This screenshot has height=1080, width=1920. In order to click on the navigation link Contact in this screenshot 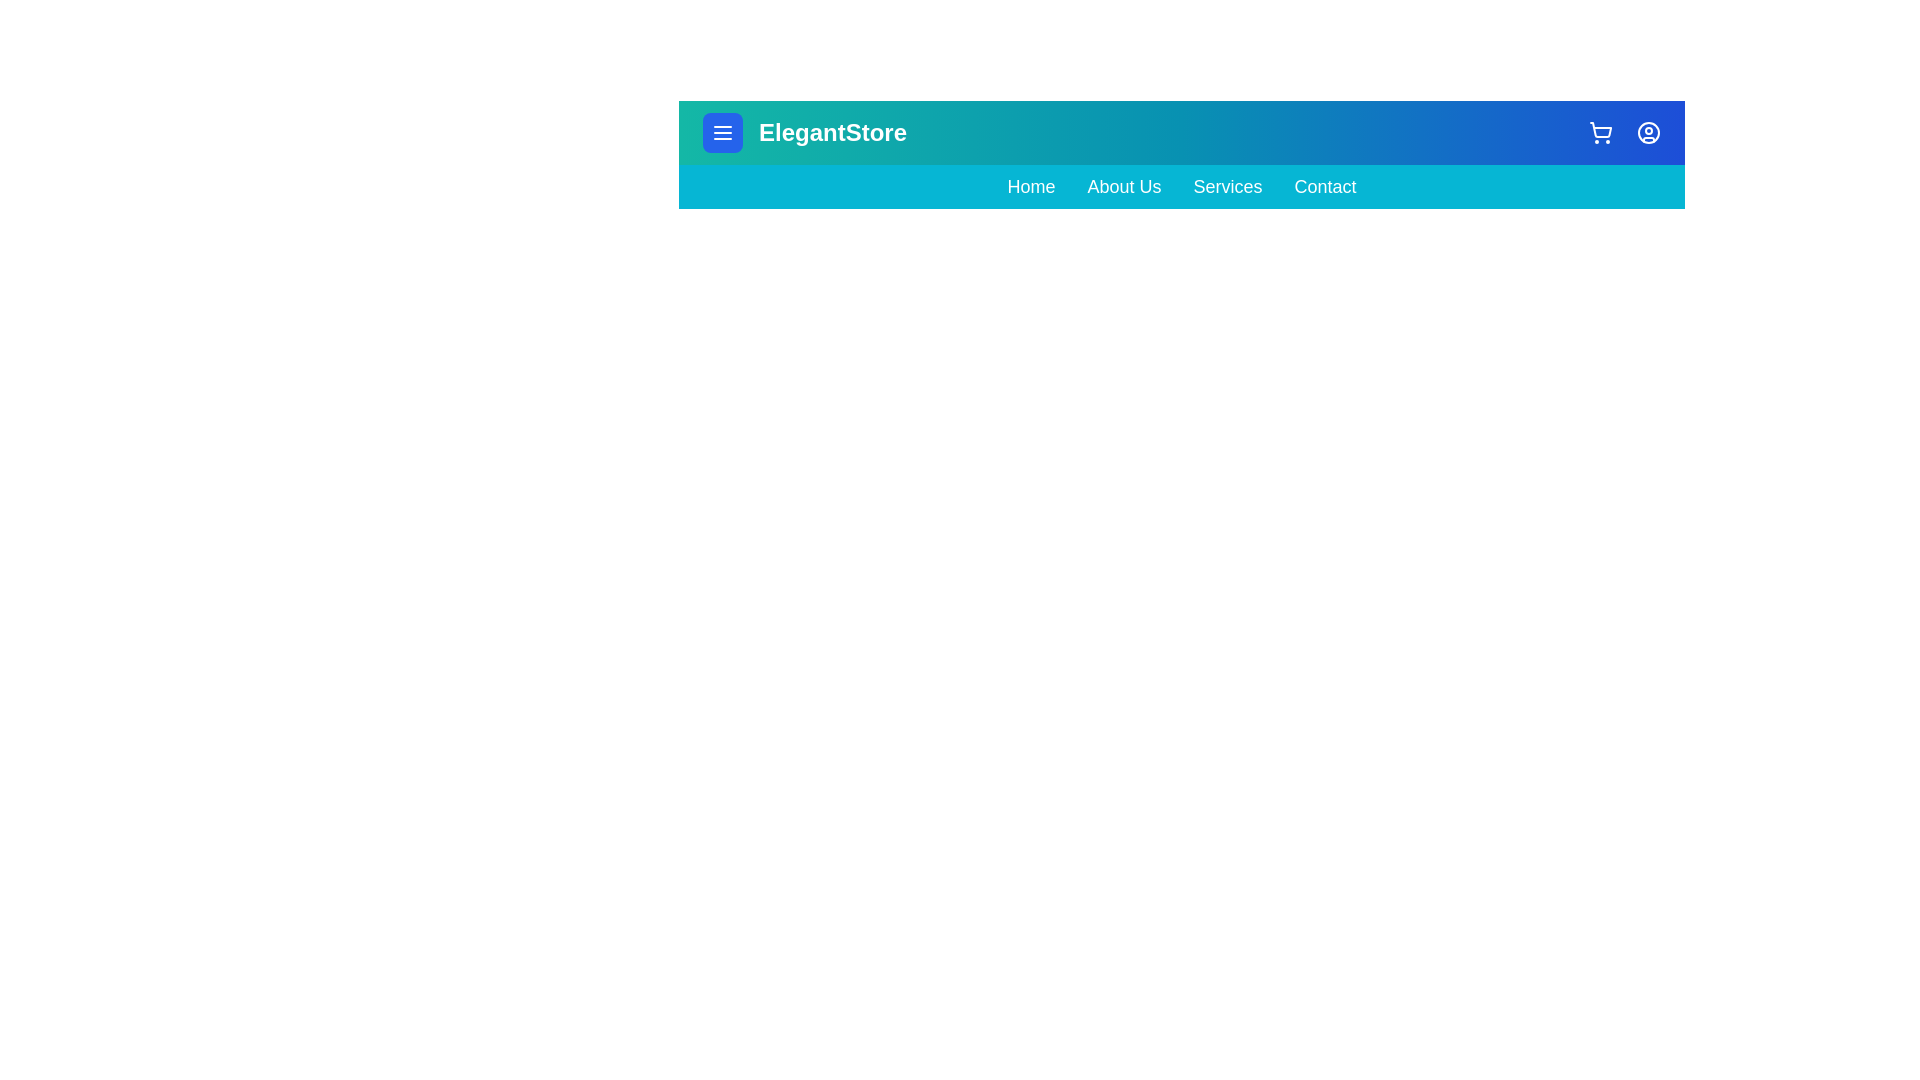, I will do `click(1325, 186)`.